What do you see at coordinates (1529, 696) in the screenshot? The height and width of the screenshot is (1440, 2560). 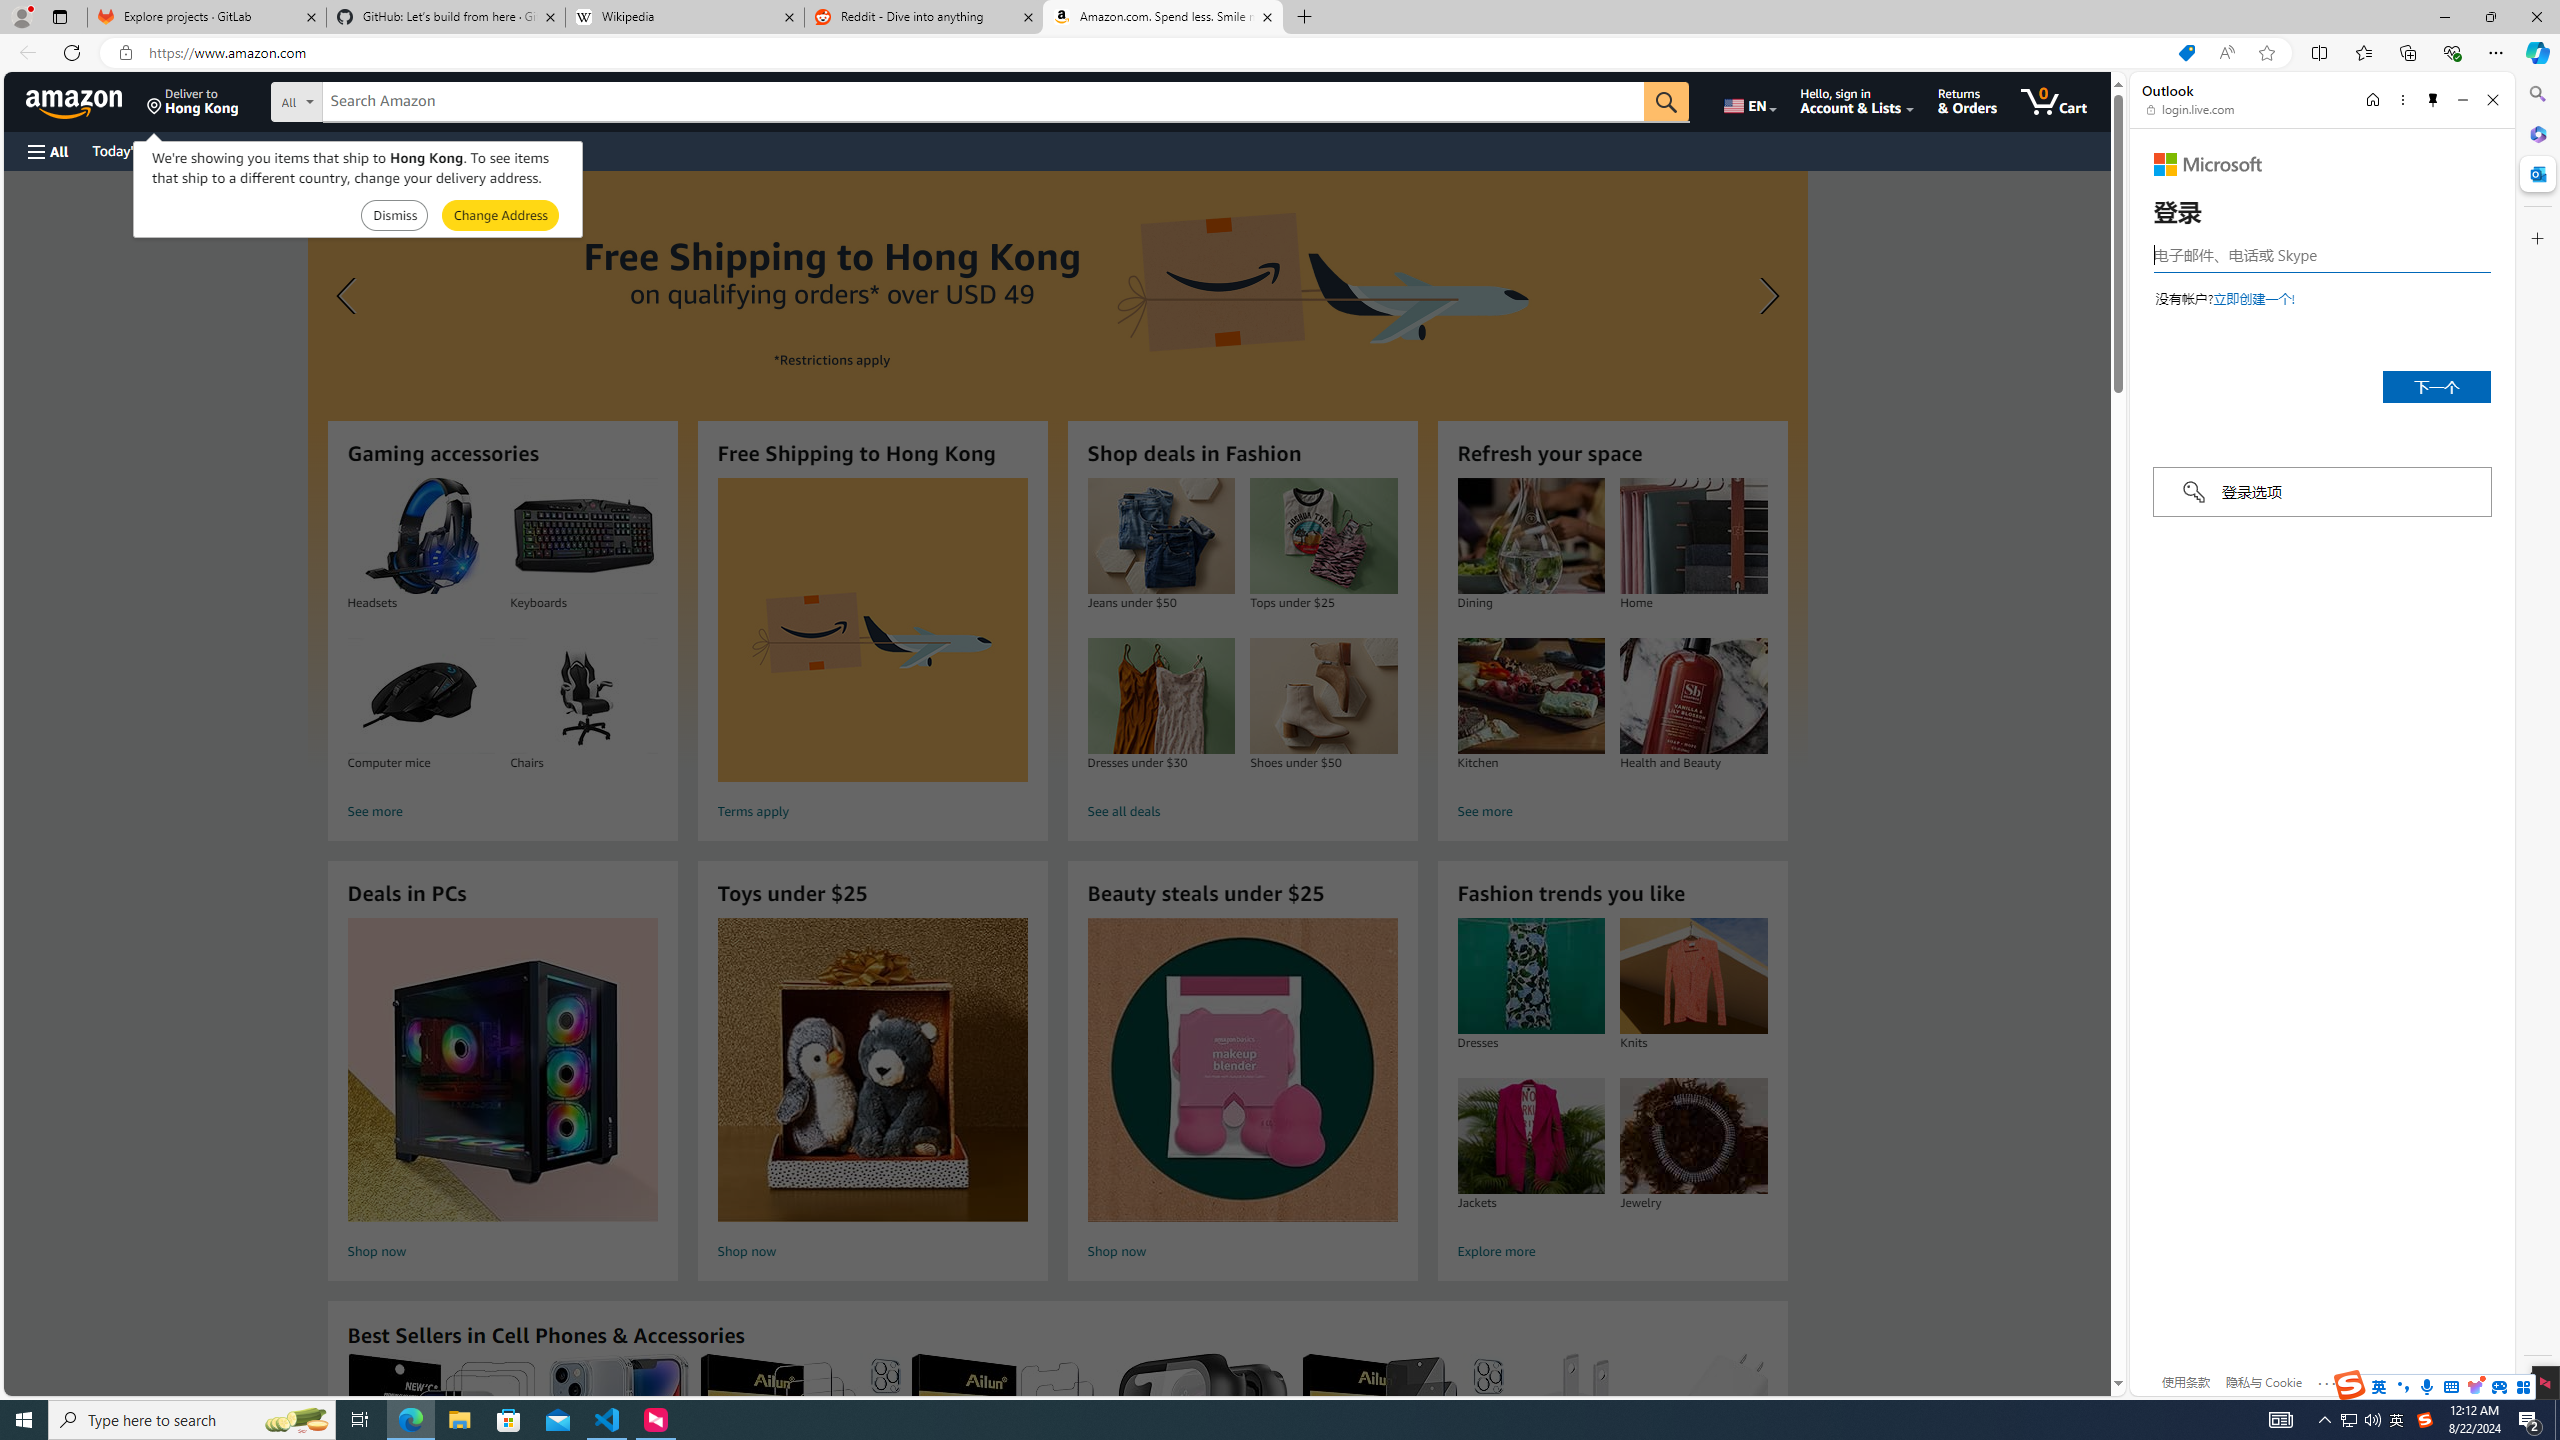 I see `'Kitchen'` at bounding box center [1529, 696].